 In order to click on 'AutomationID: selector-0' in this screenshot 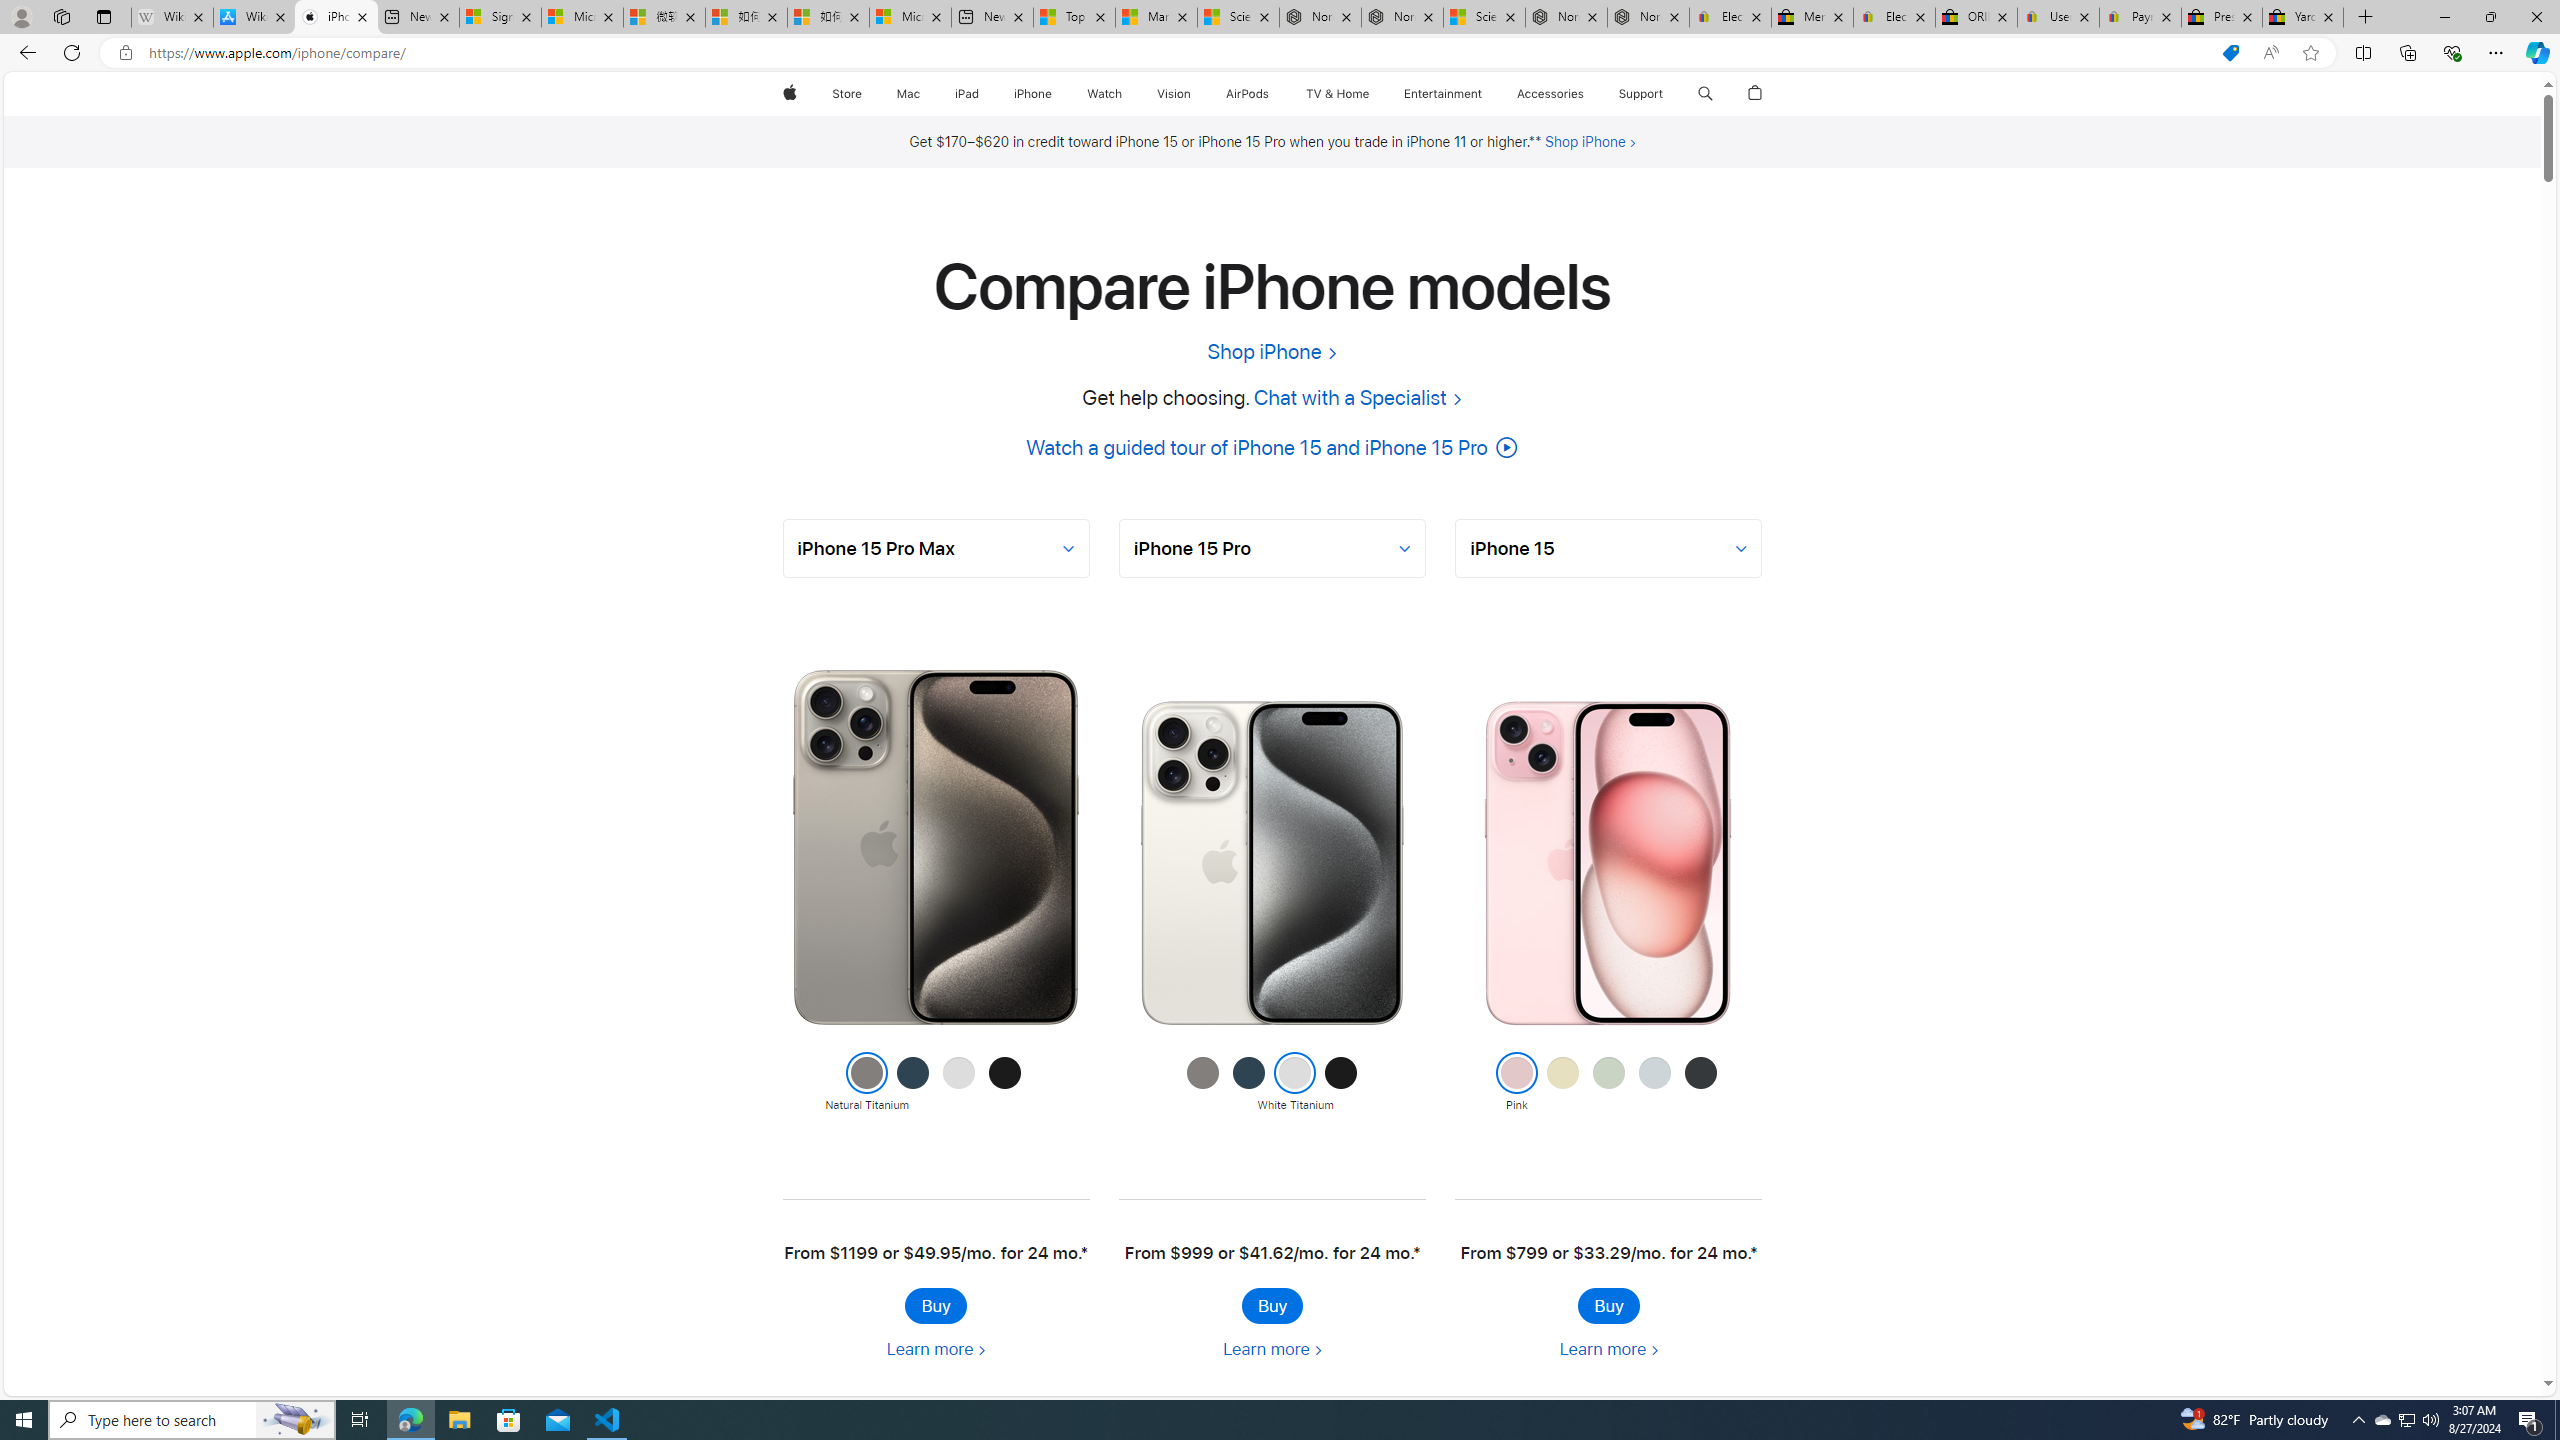, I will do `click(934, 547)`.